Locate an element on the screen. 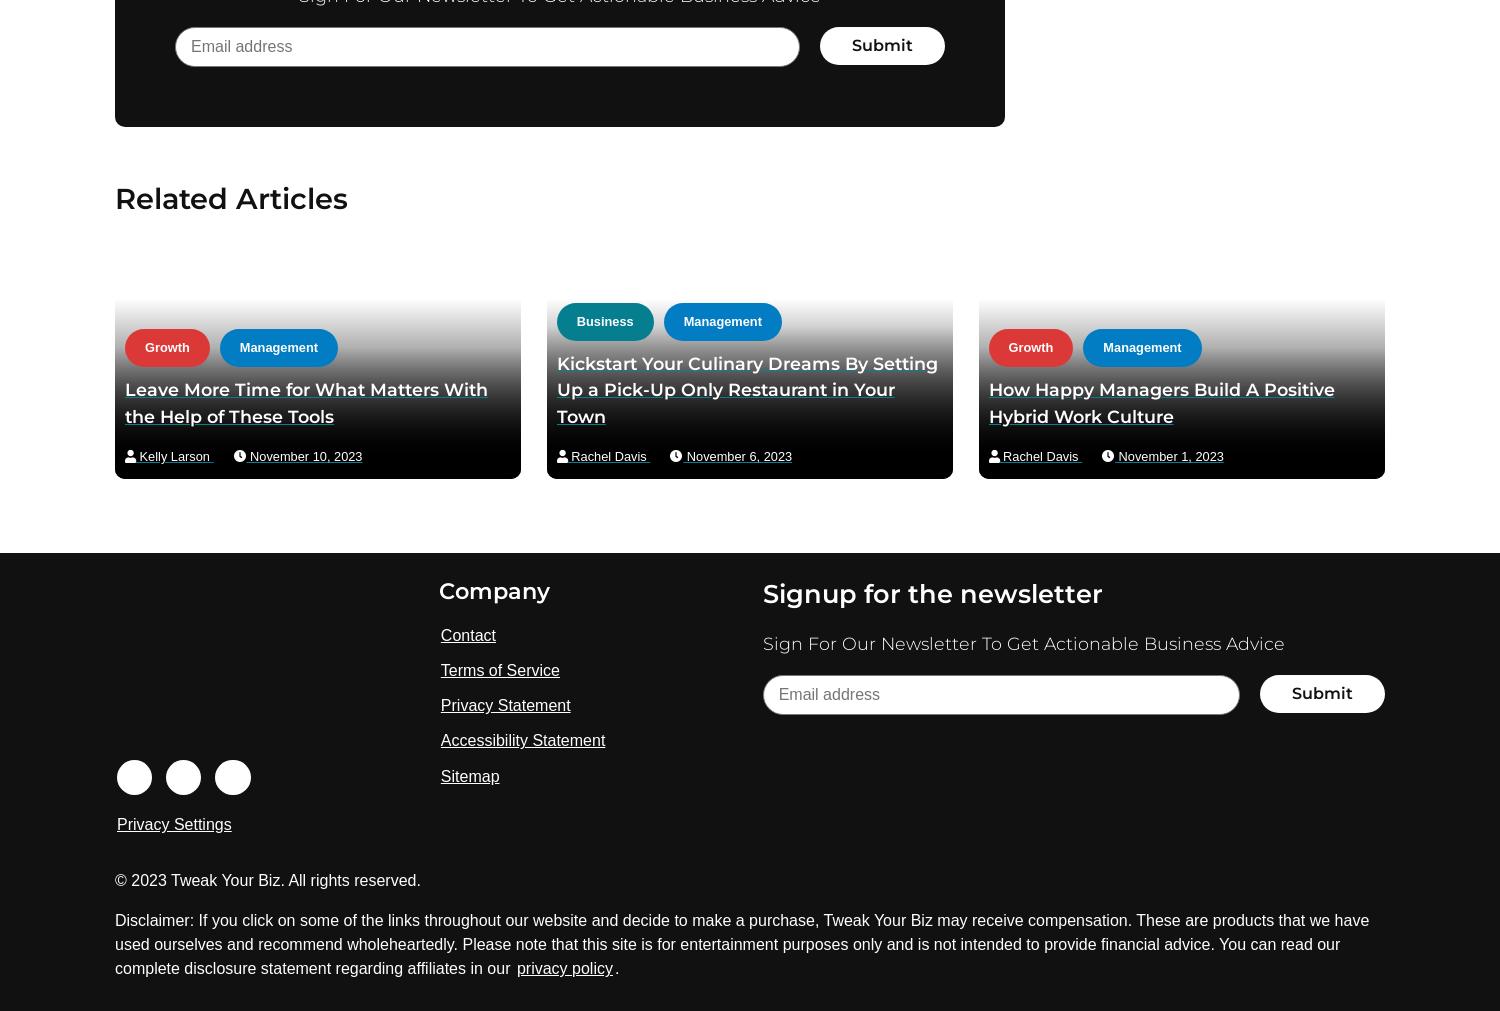  'Disclaimer: If you click on some of the links throughout our website and decide to make a purchase, Tweak Your Biz may receive compensation. These are products that we have used ourselves and recommend wholeheartedly. Please note that this site is for entertainment purposes only and is not intended to provide financial advice. You can read our complete disclosure statement regarding affiliates in our' is located at coordinates (114, 944).